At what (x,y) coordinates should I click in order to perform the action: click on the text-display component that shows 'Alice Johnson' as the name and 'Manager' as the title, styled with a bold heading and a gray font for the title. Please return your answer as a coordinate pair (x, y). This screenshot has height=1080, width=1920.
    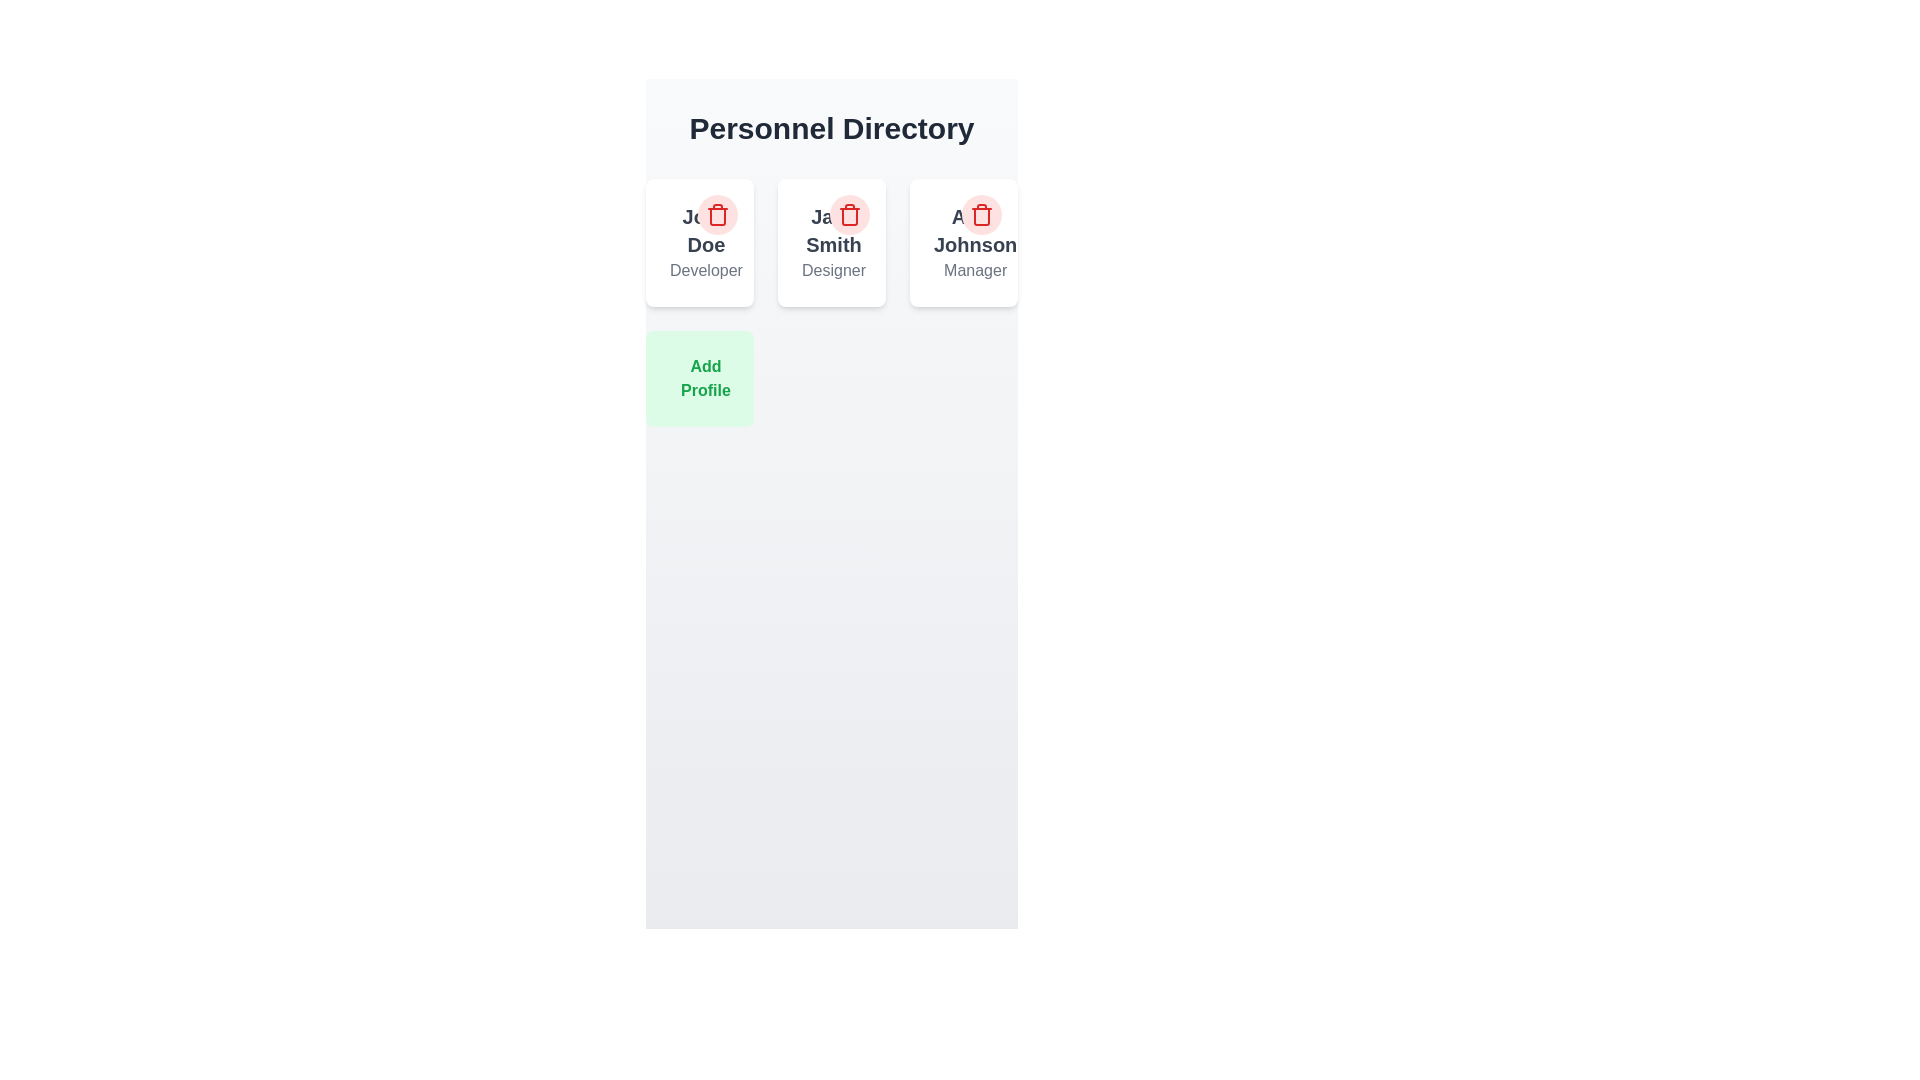
    Looking at the image, I should click on (964, 242).